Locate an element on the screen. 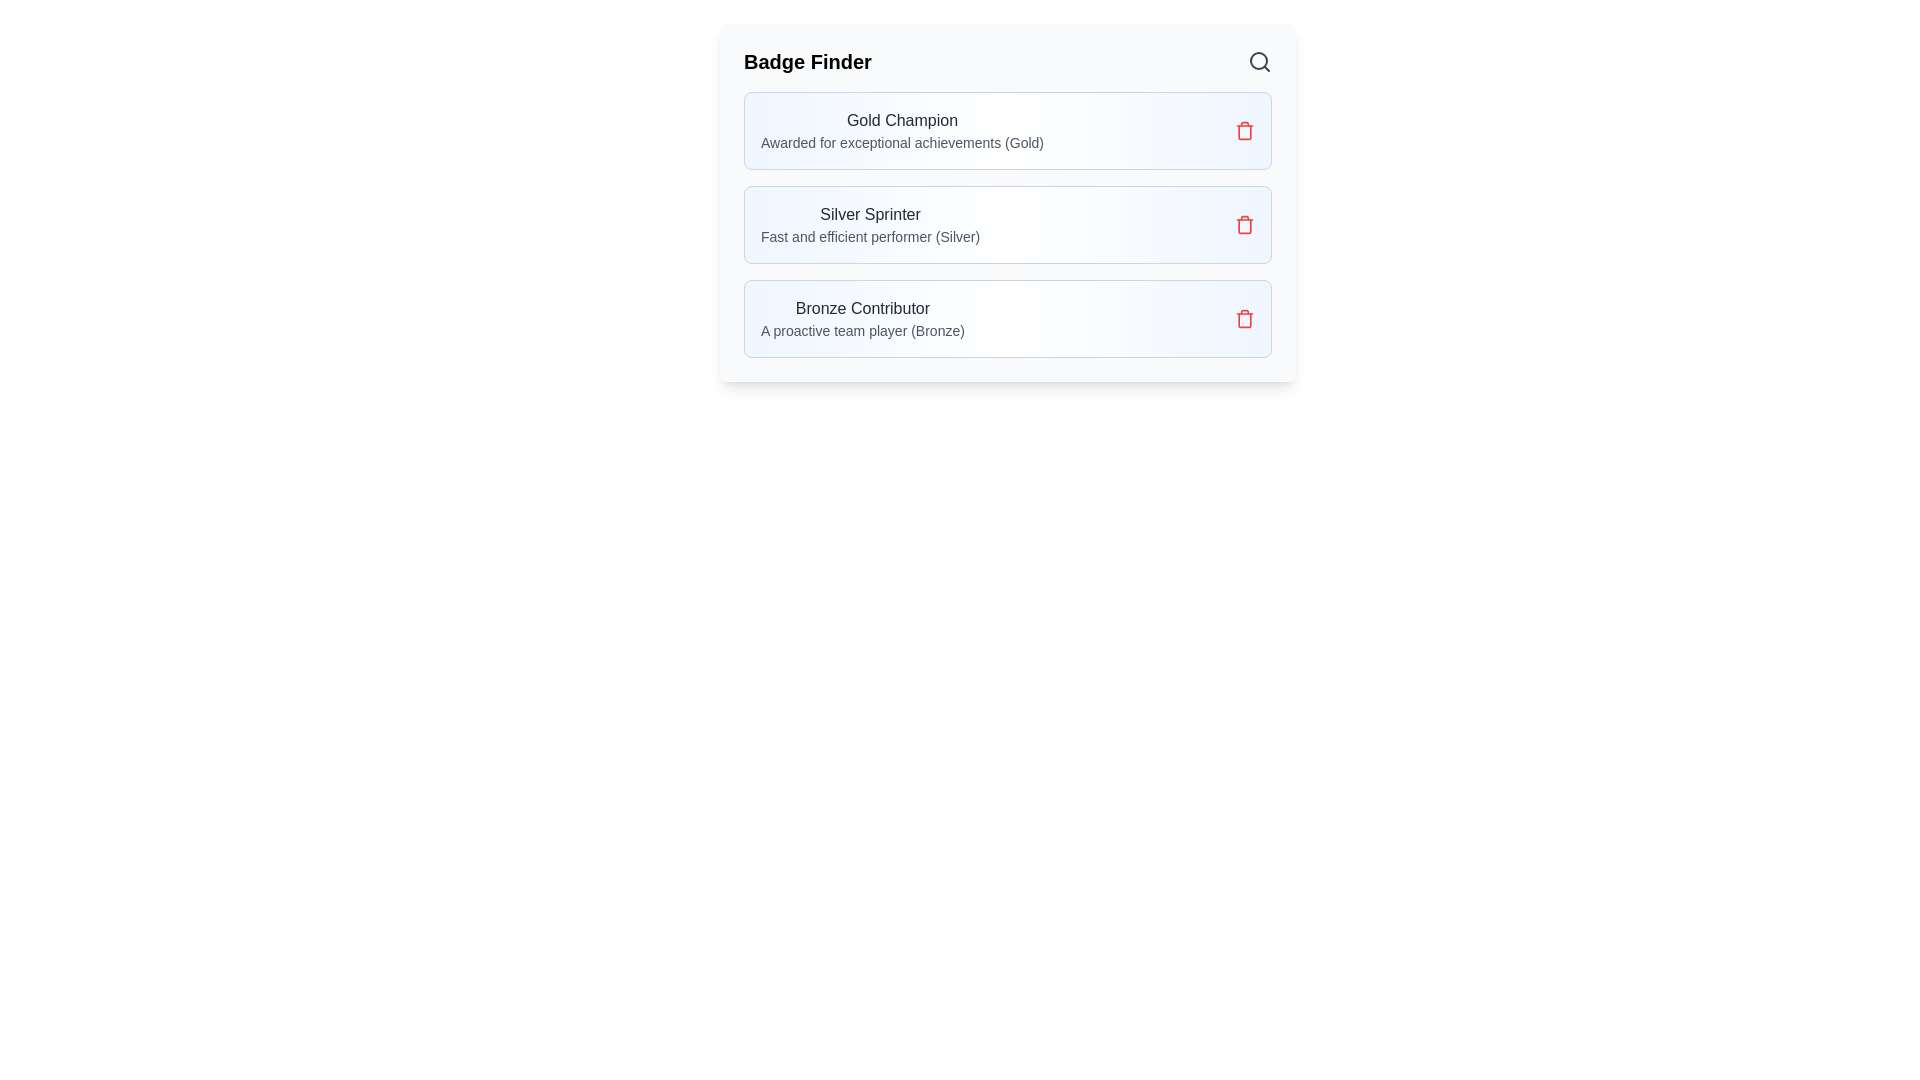 The image size is (1920, 1080). the trash bin icon button used for delete actions, located on the far right of the third item in a vertically aligned list under the 'Bronze Contributor' label, to prepare for keyboard interactions is located at coordinates (1243, 319).